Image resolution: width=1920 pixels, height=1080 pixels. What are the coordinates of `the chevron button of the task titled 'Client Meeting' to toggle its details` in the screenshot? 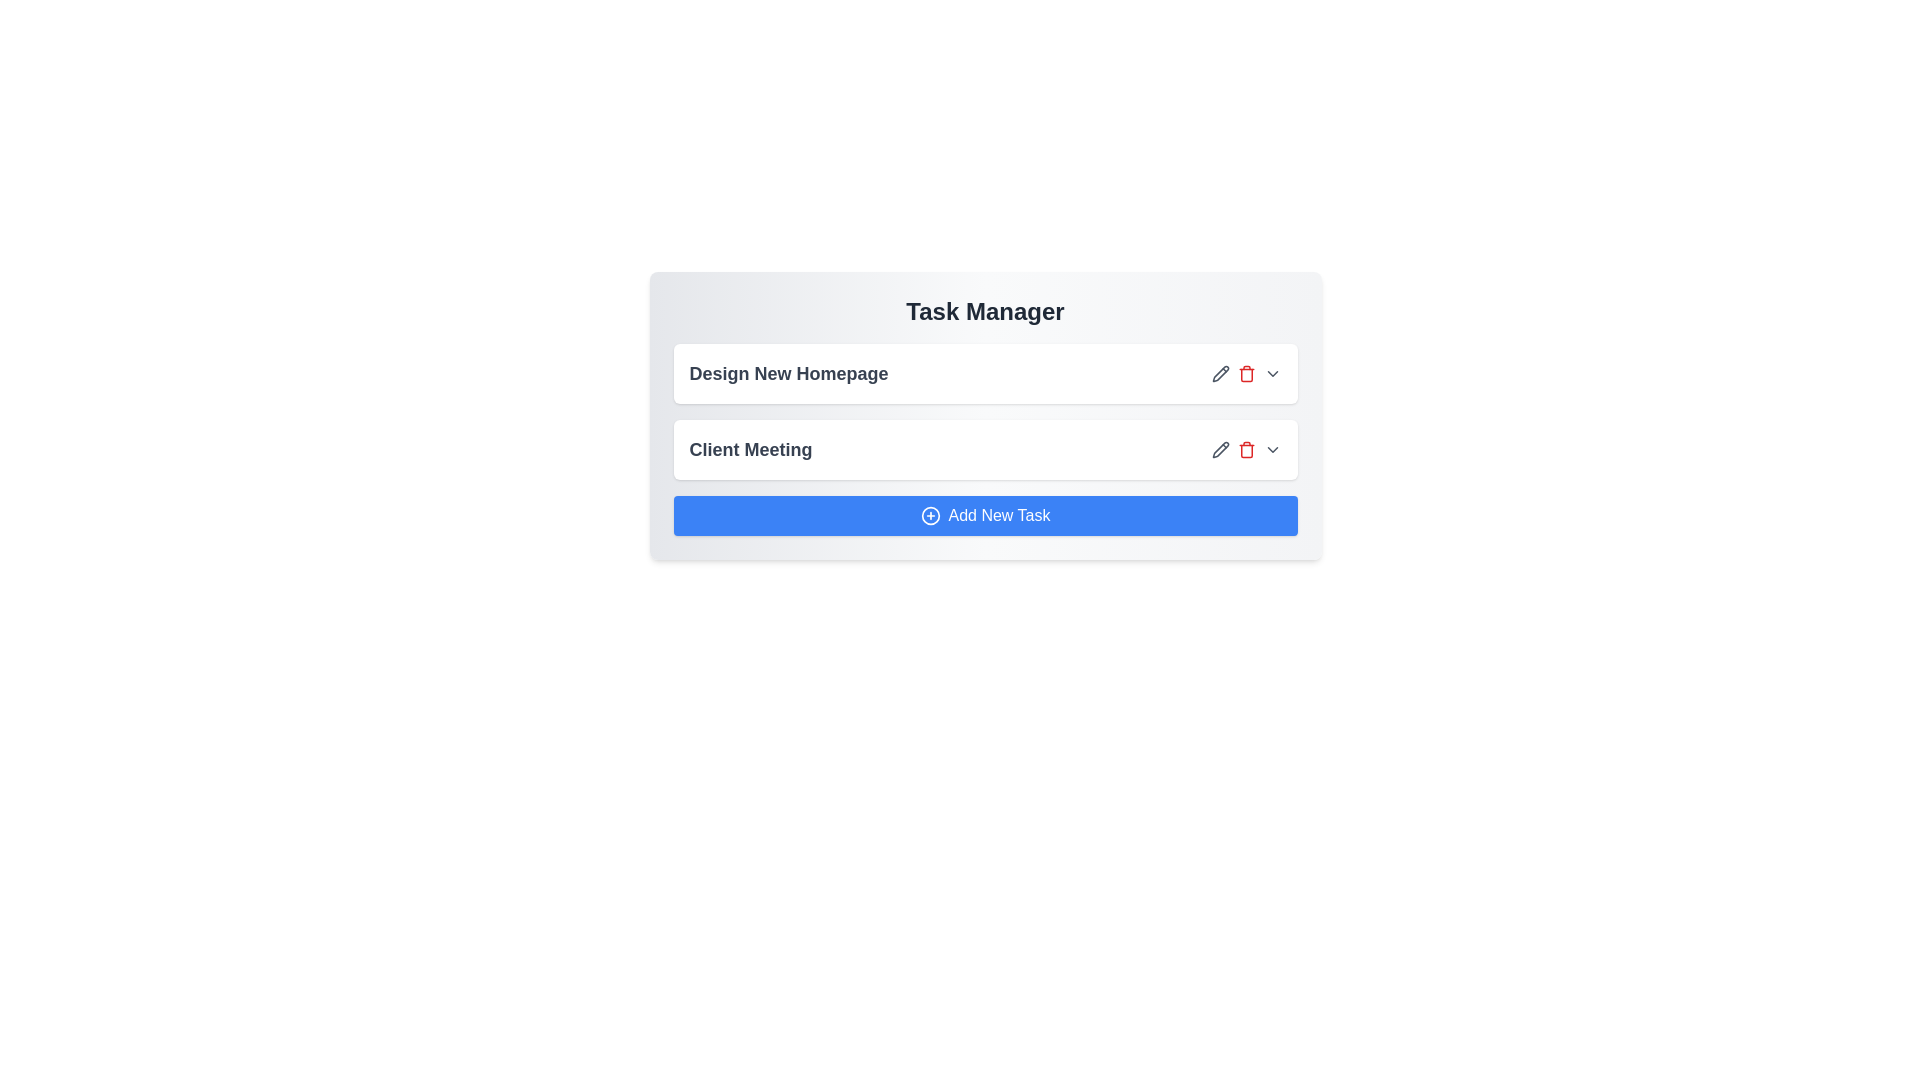 It's located at (1271, 450).